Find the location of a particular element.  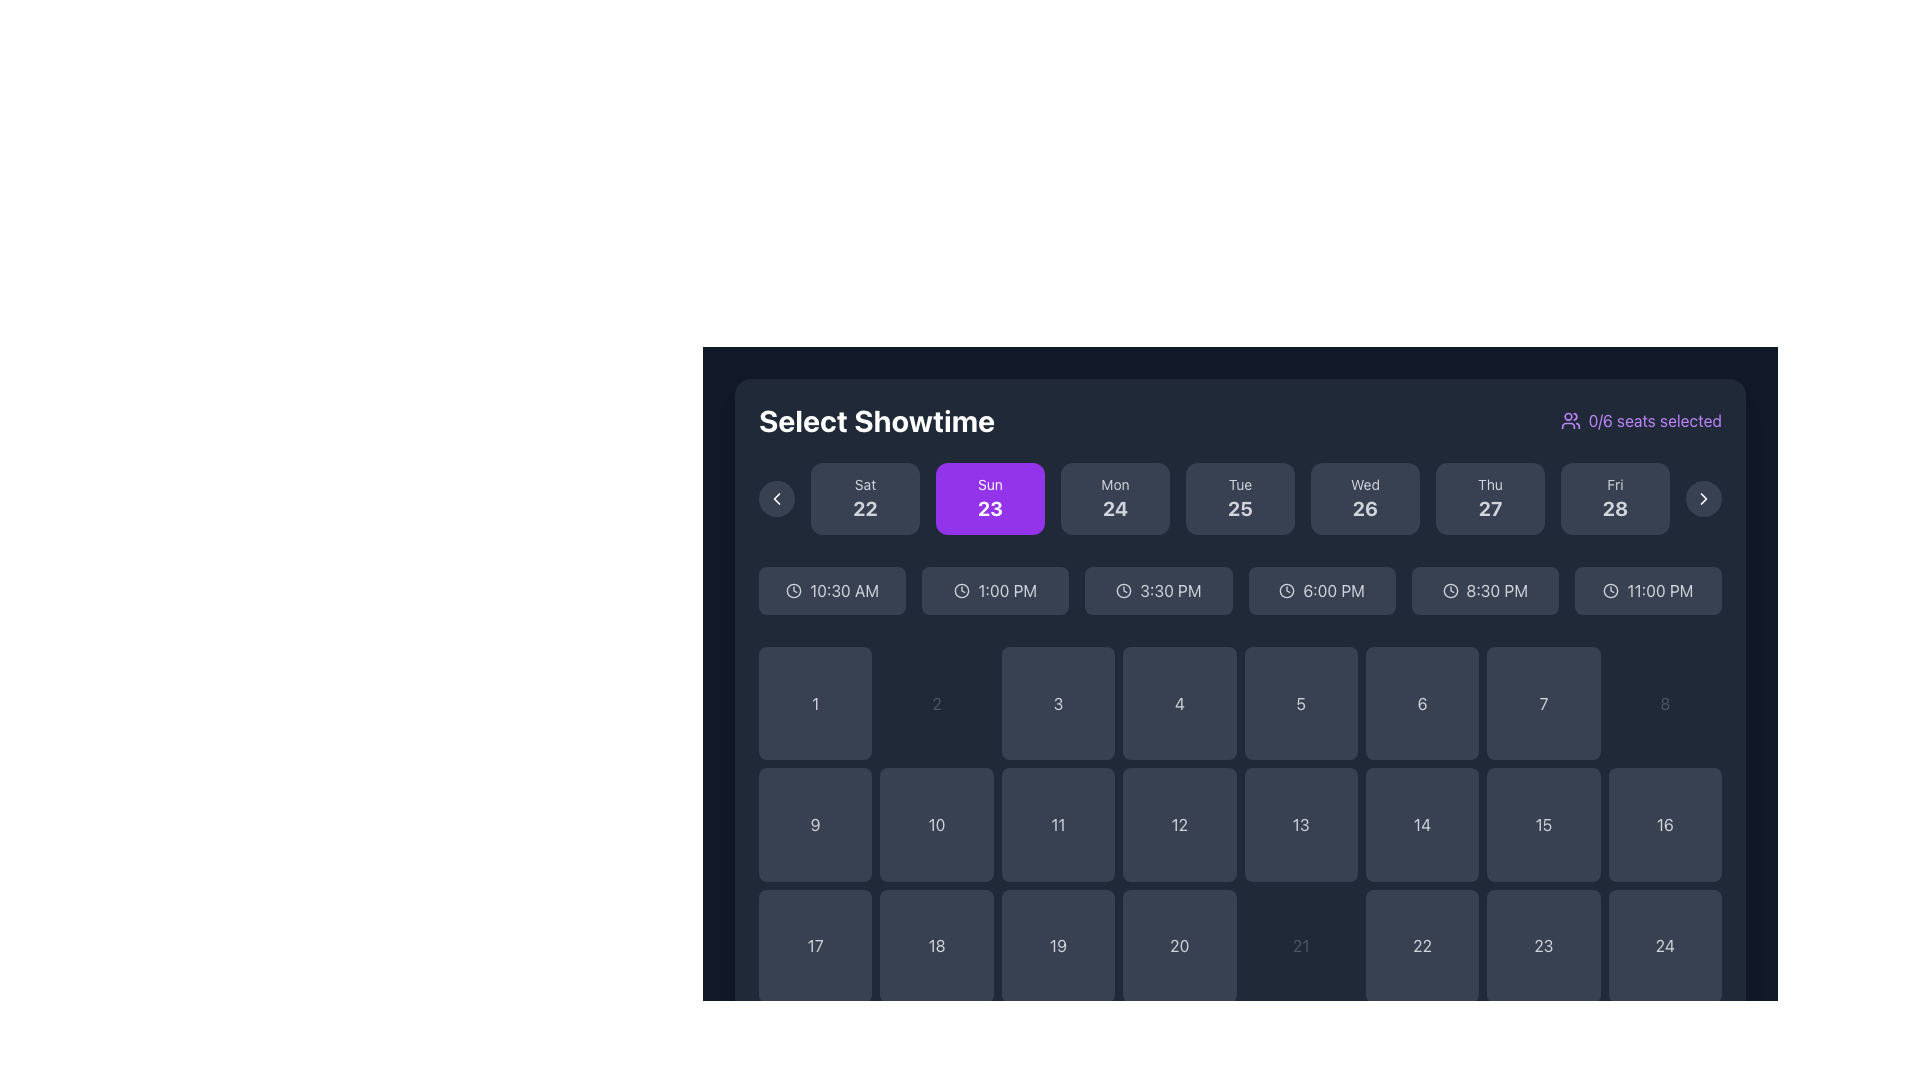

the clock icon located inside the button labeled '11:00 PM' in the last column of the time selector row is located at coordinates (1611, 589).